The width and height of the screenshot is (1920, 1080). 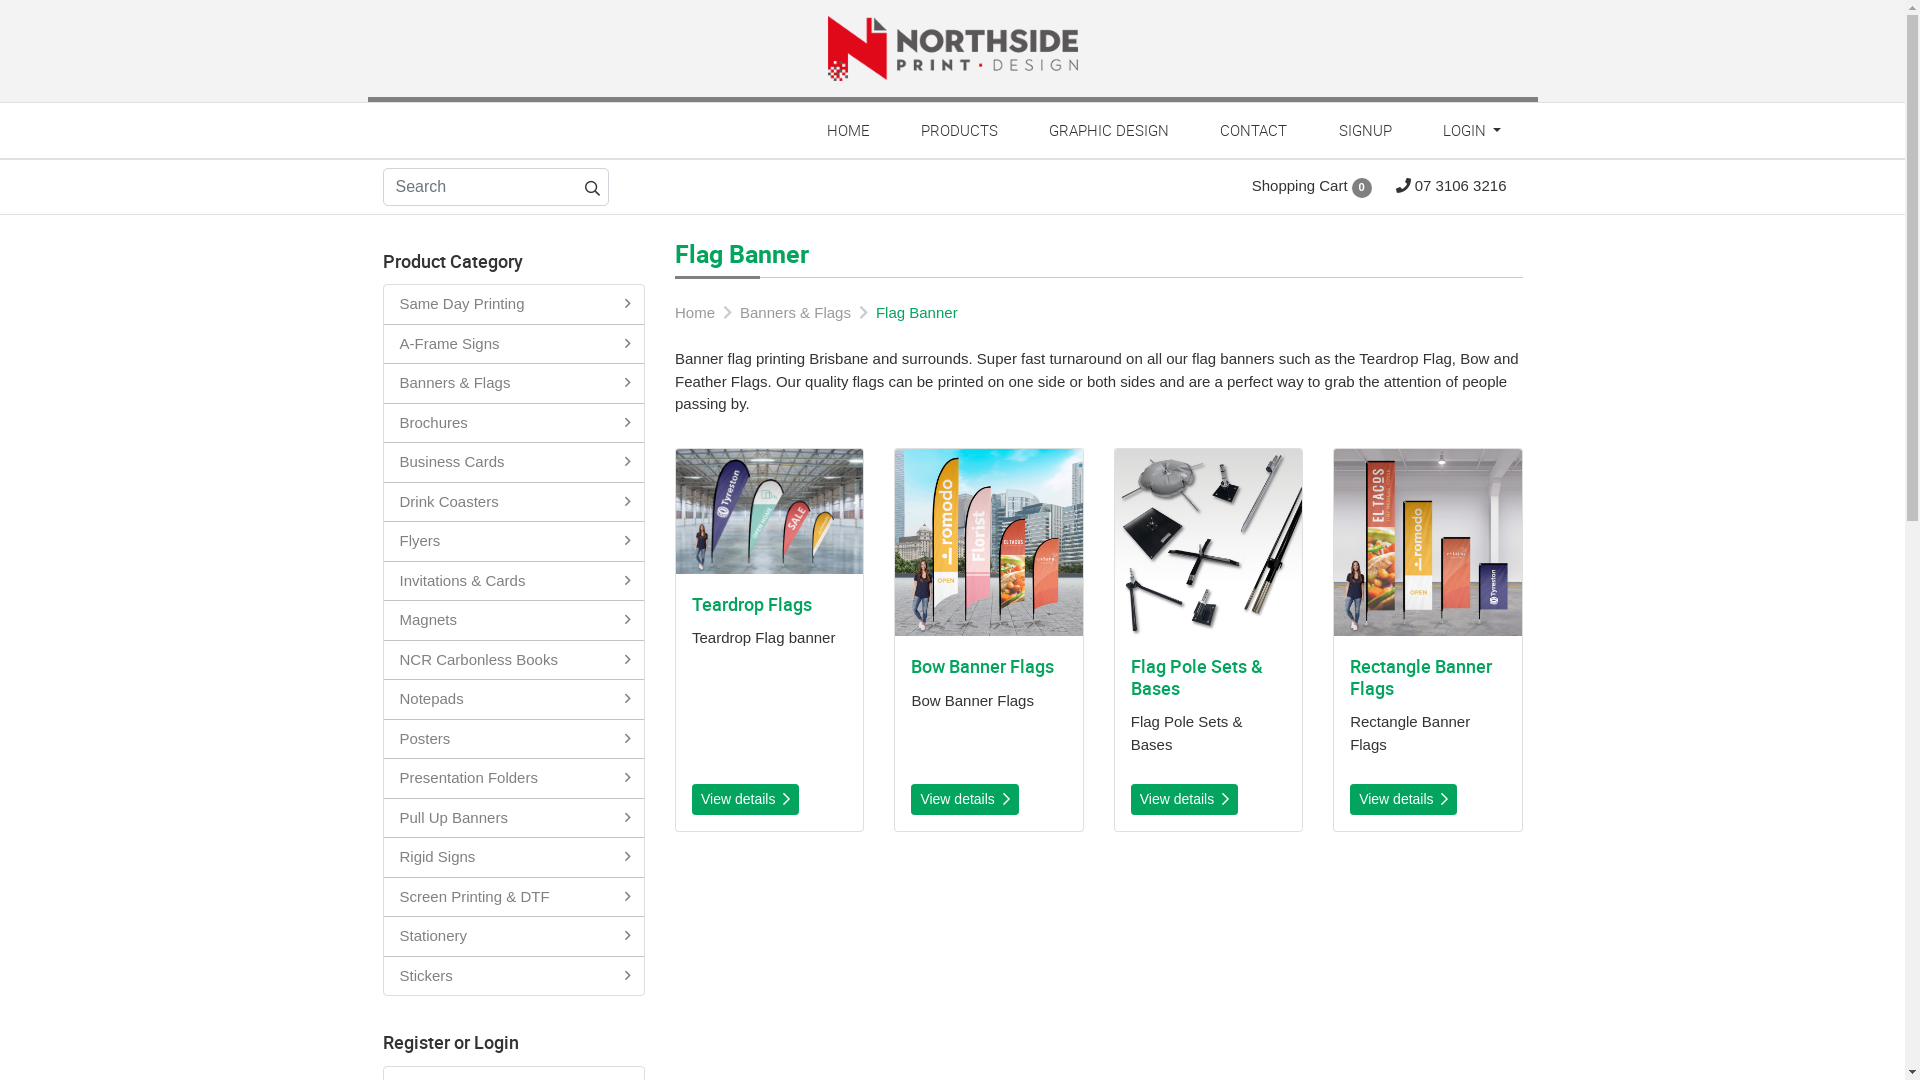 What do you see at coordinates (1252, 130) in the screenshot?
I see `'CONTACT'` at bounding box center [1252, 130].